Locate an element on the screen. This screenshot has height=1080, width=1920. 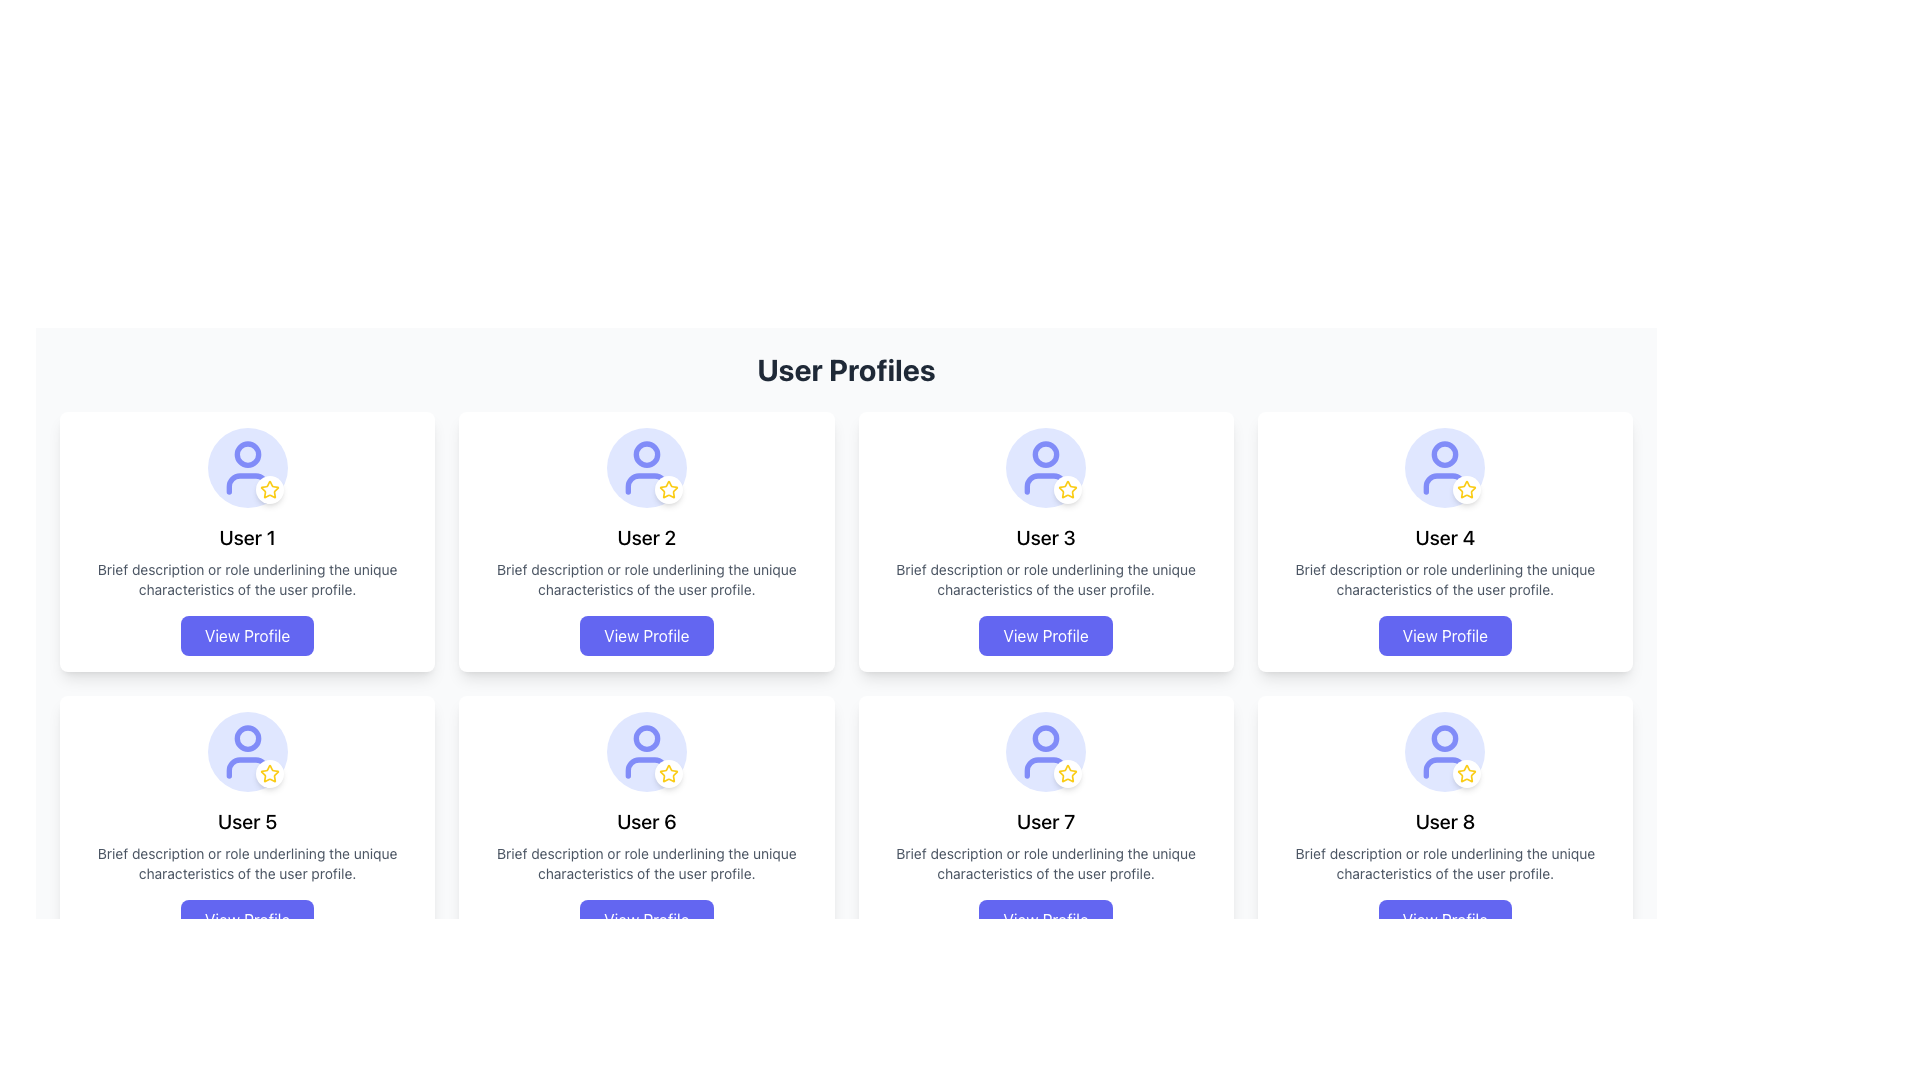
the indigo-colored icon representing a human figure, which is centered within a circular area above the user's name on the 'User 5' card is located at coordinates (246, 752).